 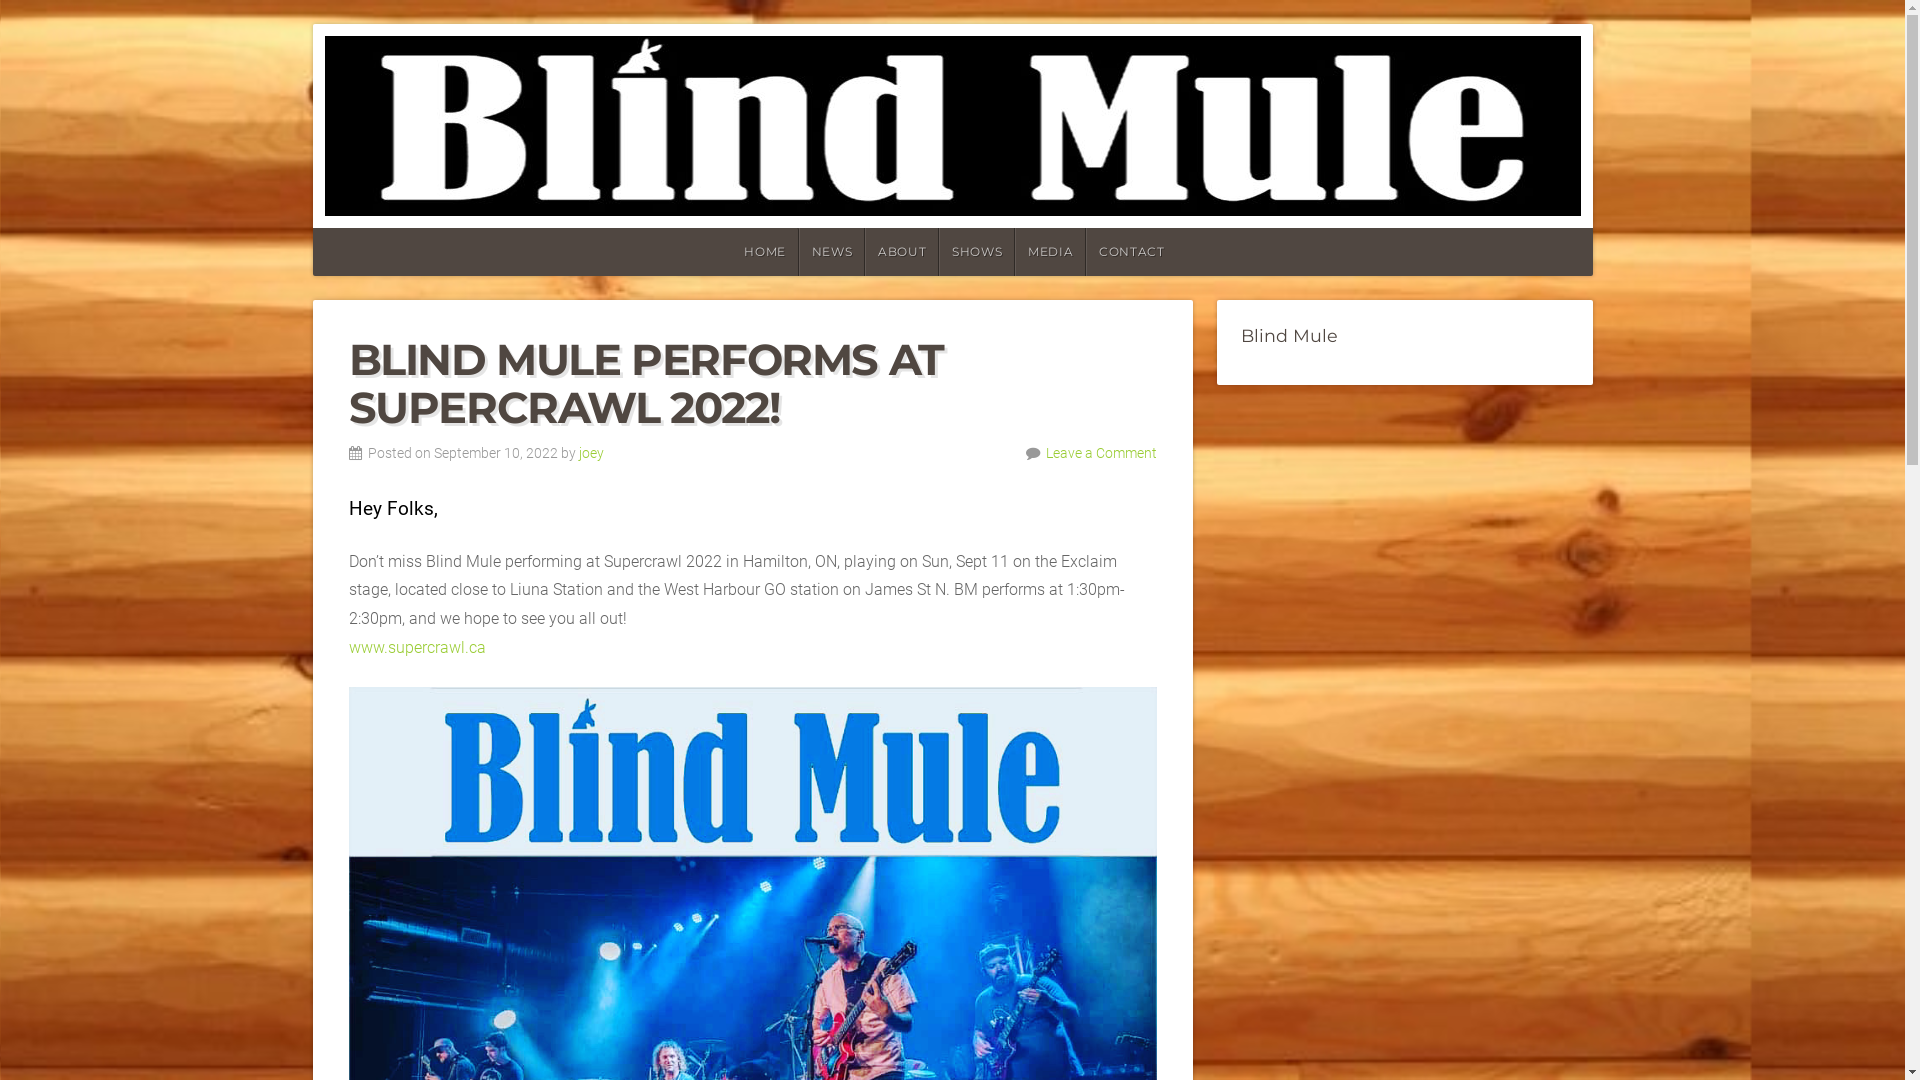 What do you see at coordinates (1045, 453) in the screenshot?
I see `'Leave a Comment'` at bounding box center [1045, 453].